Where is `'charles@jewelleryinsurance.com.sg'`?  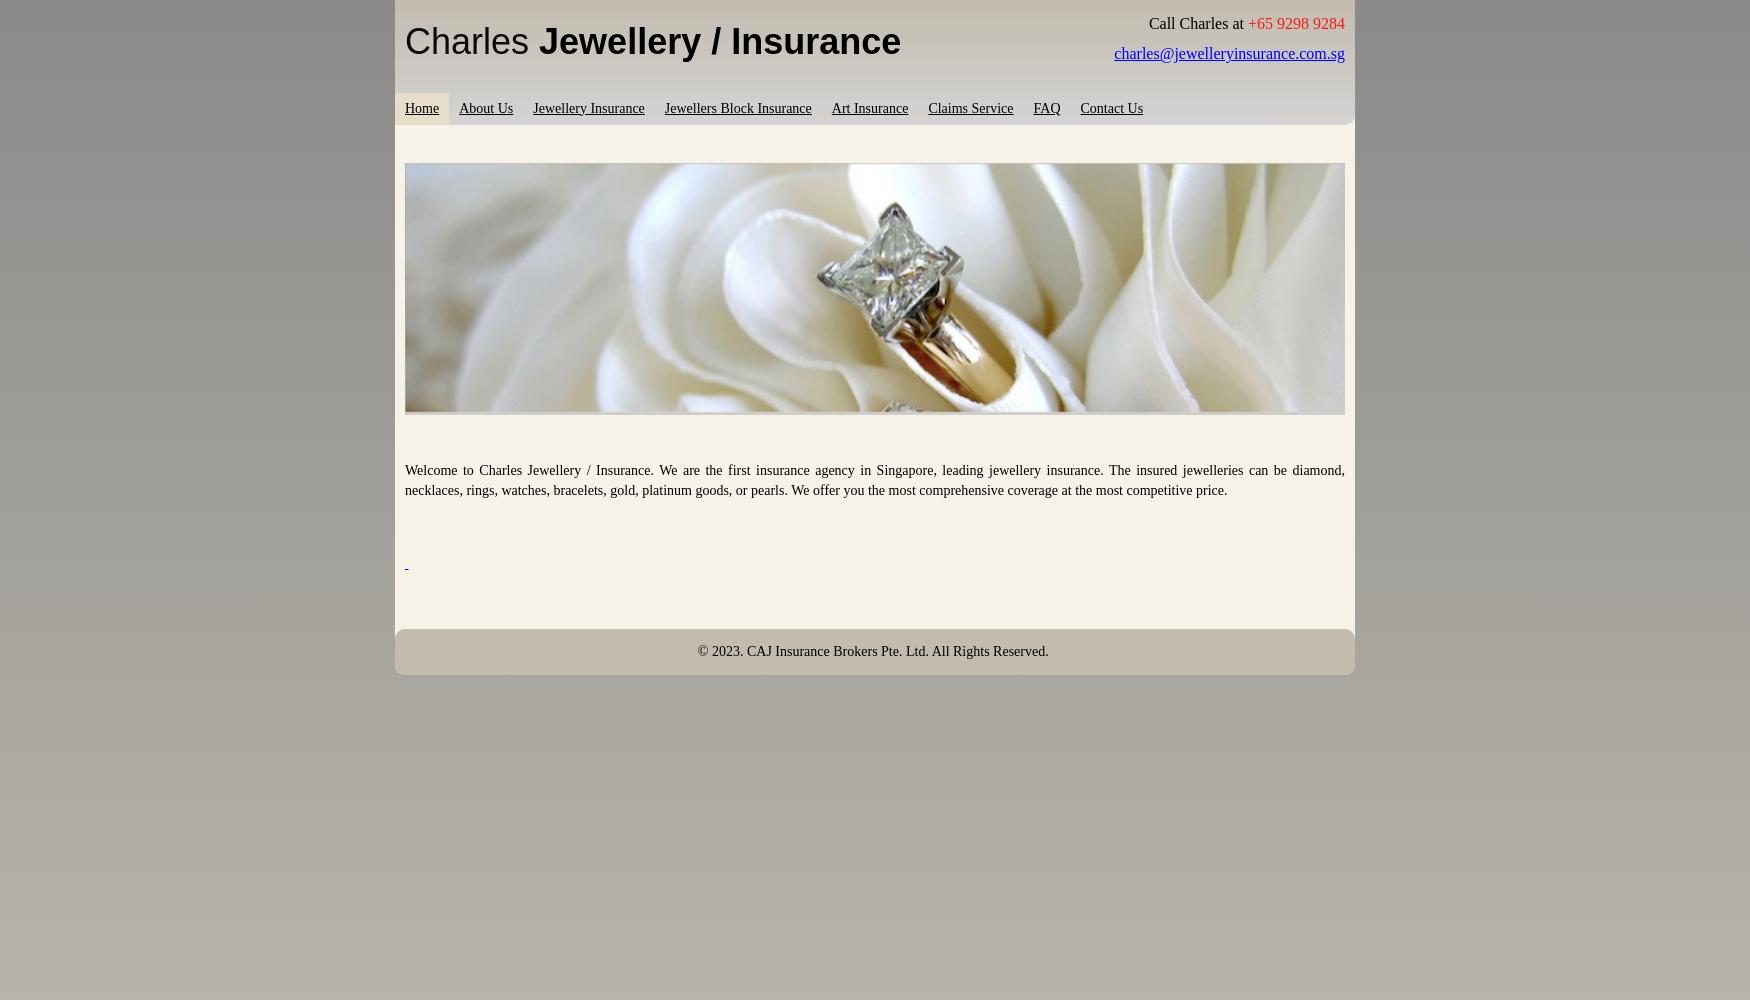 'charles@jewelleryinsurance.com.sg' is located at coordinates (1114, 53).